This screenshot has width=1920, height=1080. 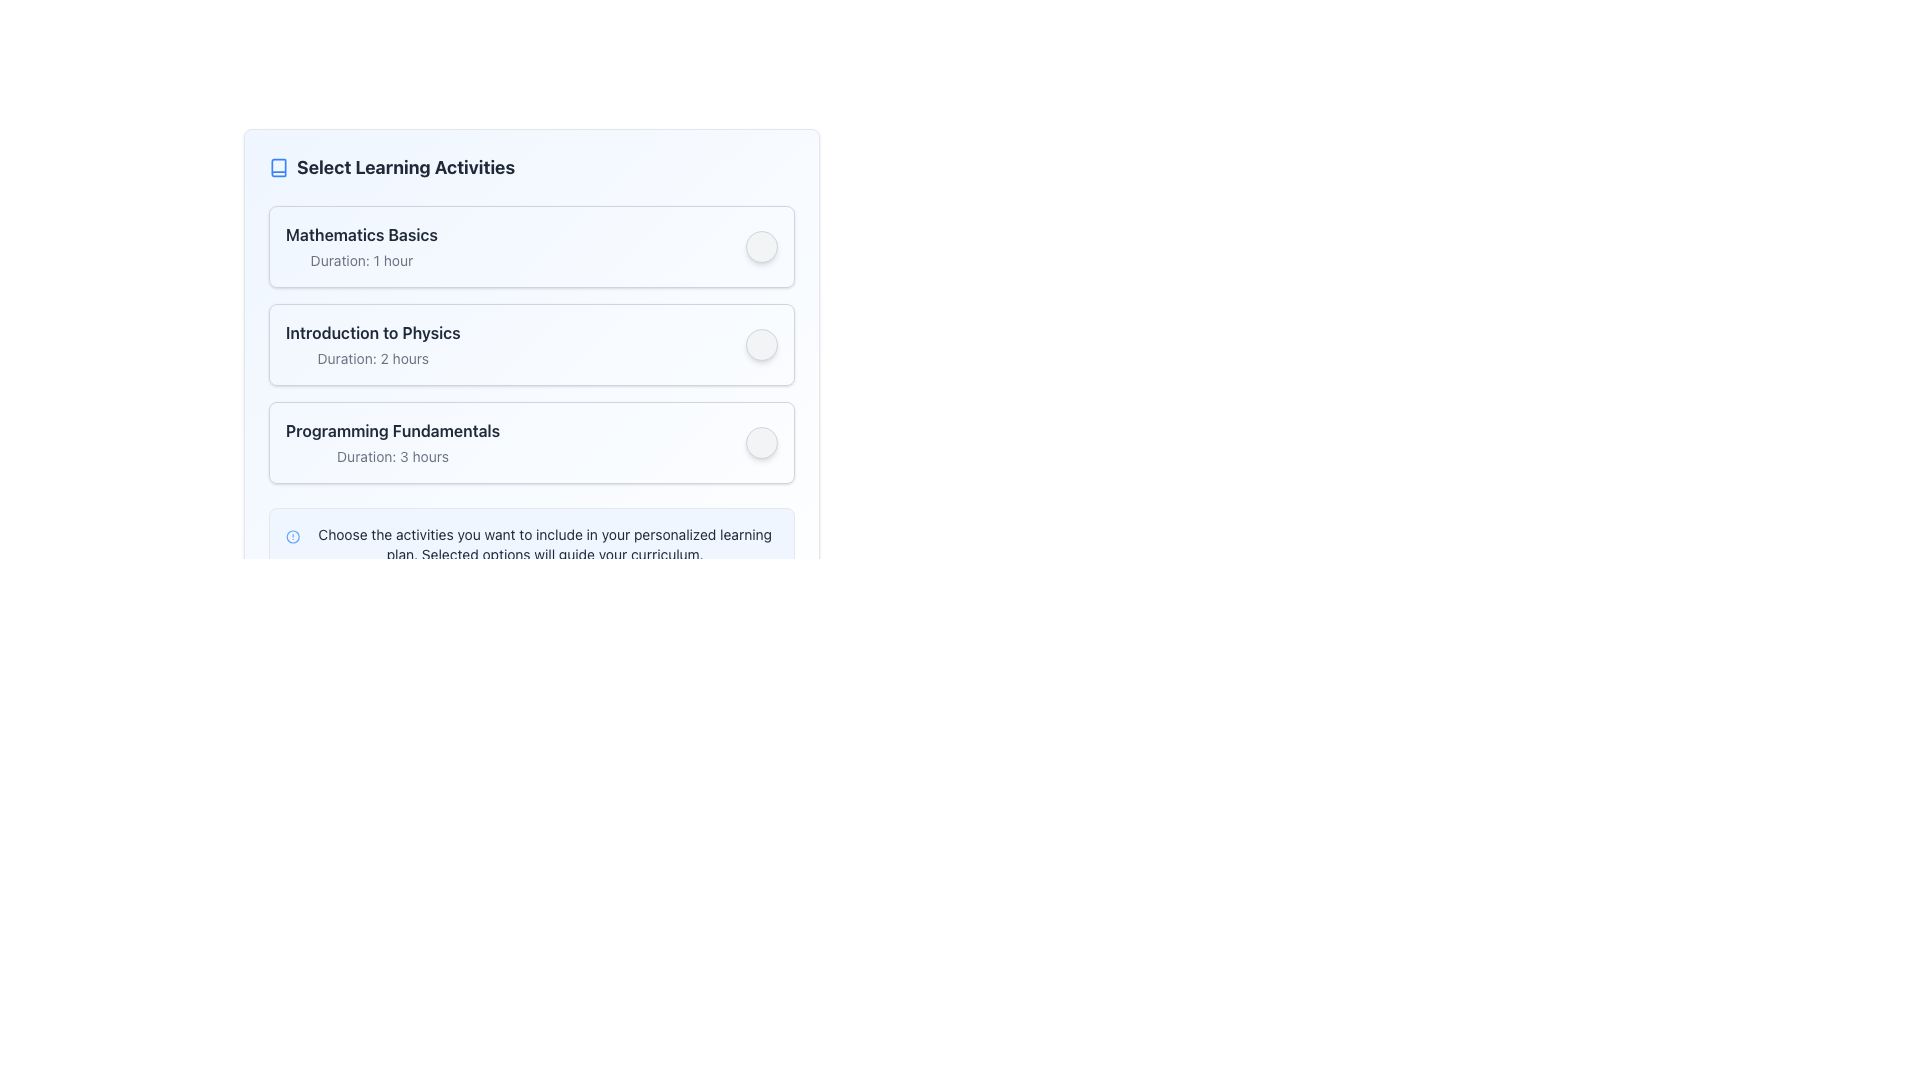 I want to click on informational text display titled 'Mathematics Basics' with the description 'Duration: 1 hour', which is positioned at the top of the list in a bordered box, so click(x=361, y=245).